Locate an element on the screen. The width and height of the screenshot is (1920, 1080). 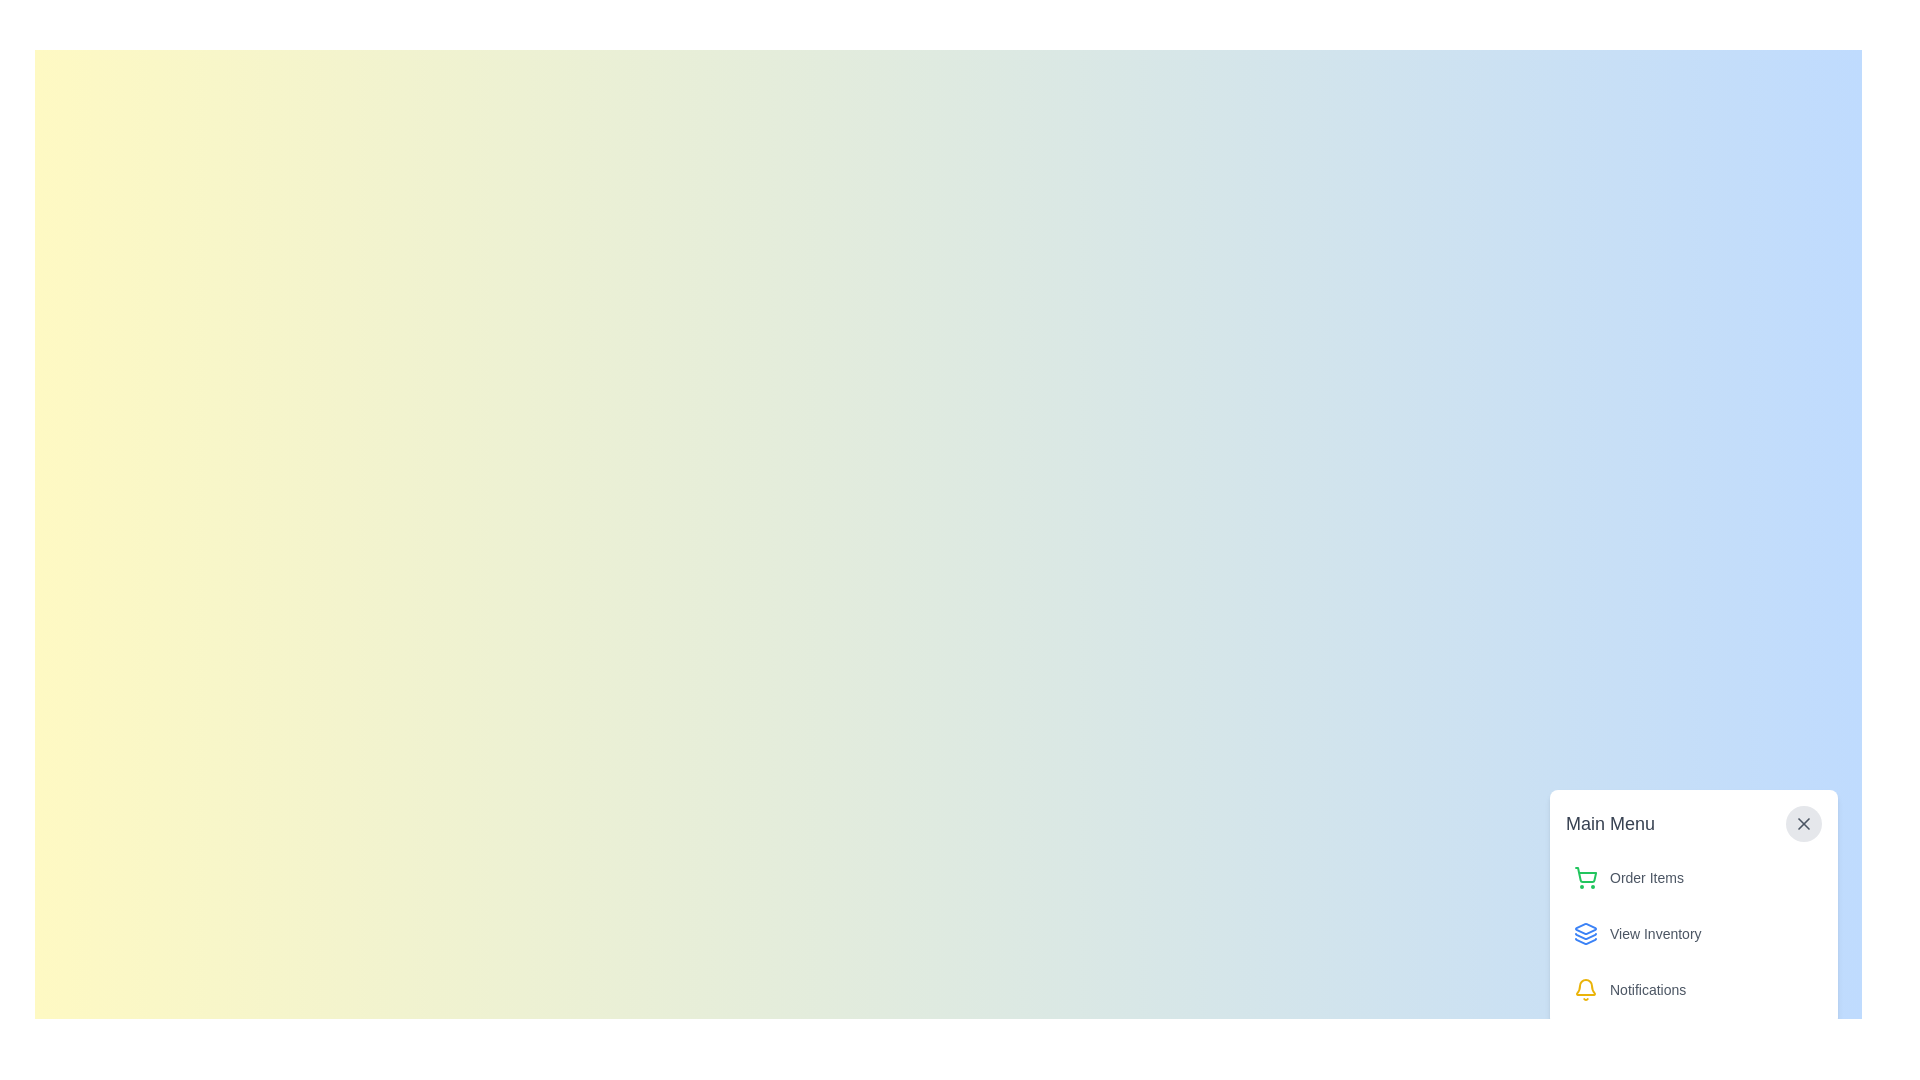
the icon located to the left of the 'View Inventory' text in the second item of the vertical menu list in the bottom-right corner is located at coordinates (1584, 933).